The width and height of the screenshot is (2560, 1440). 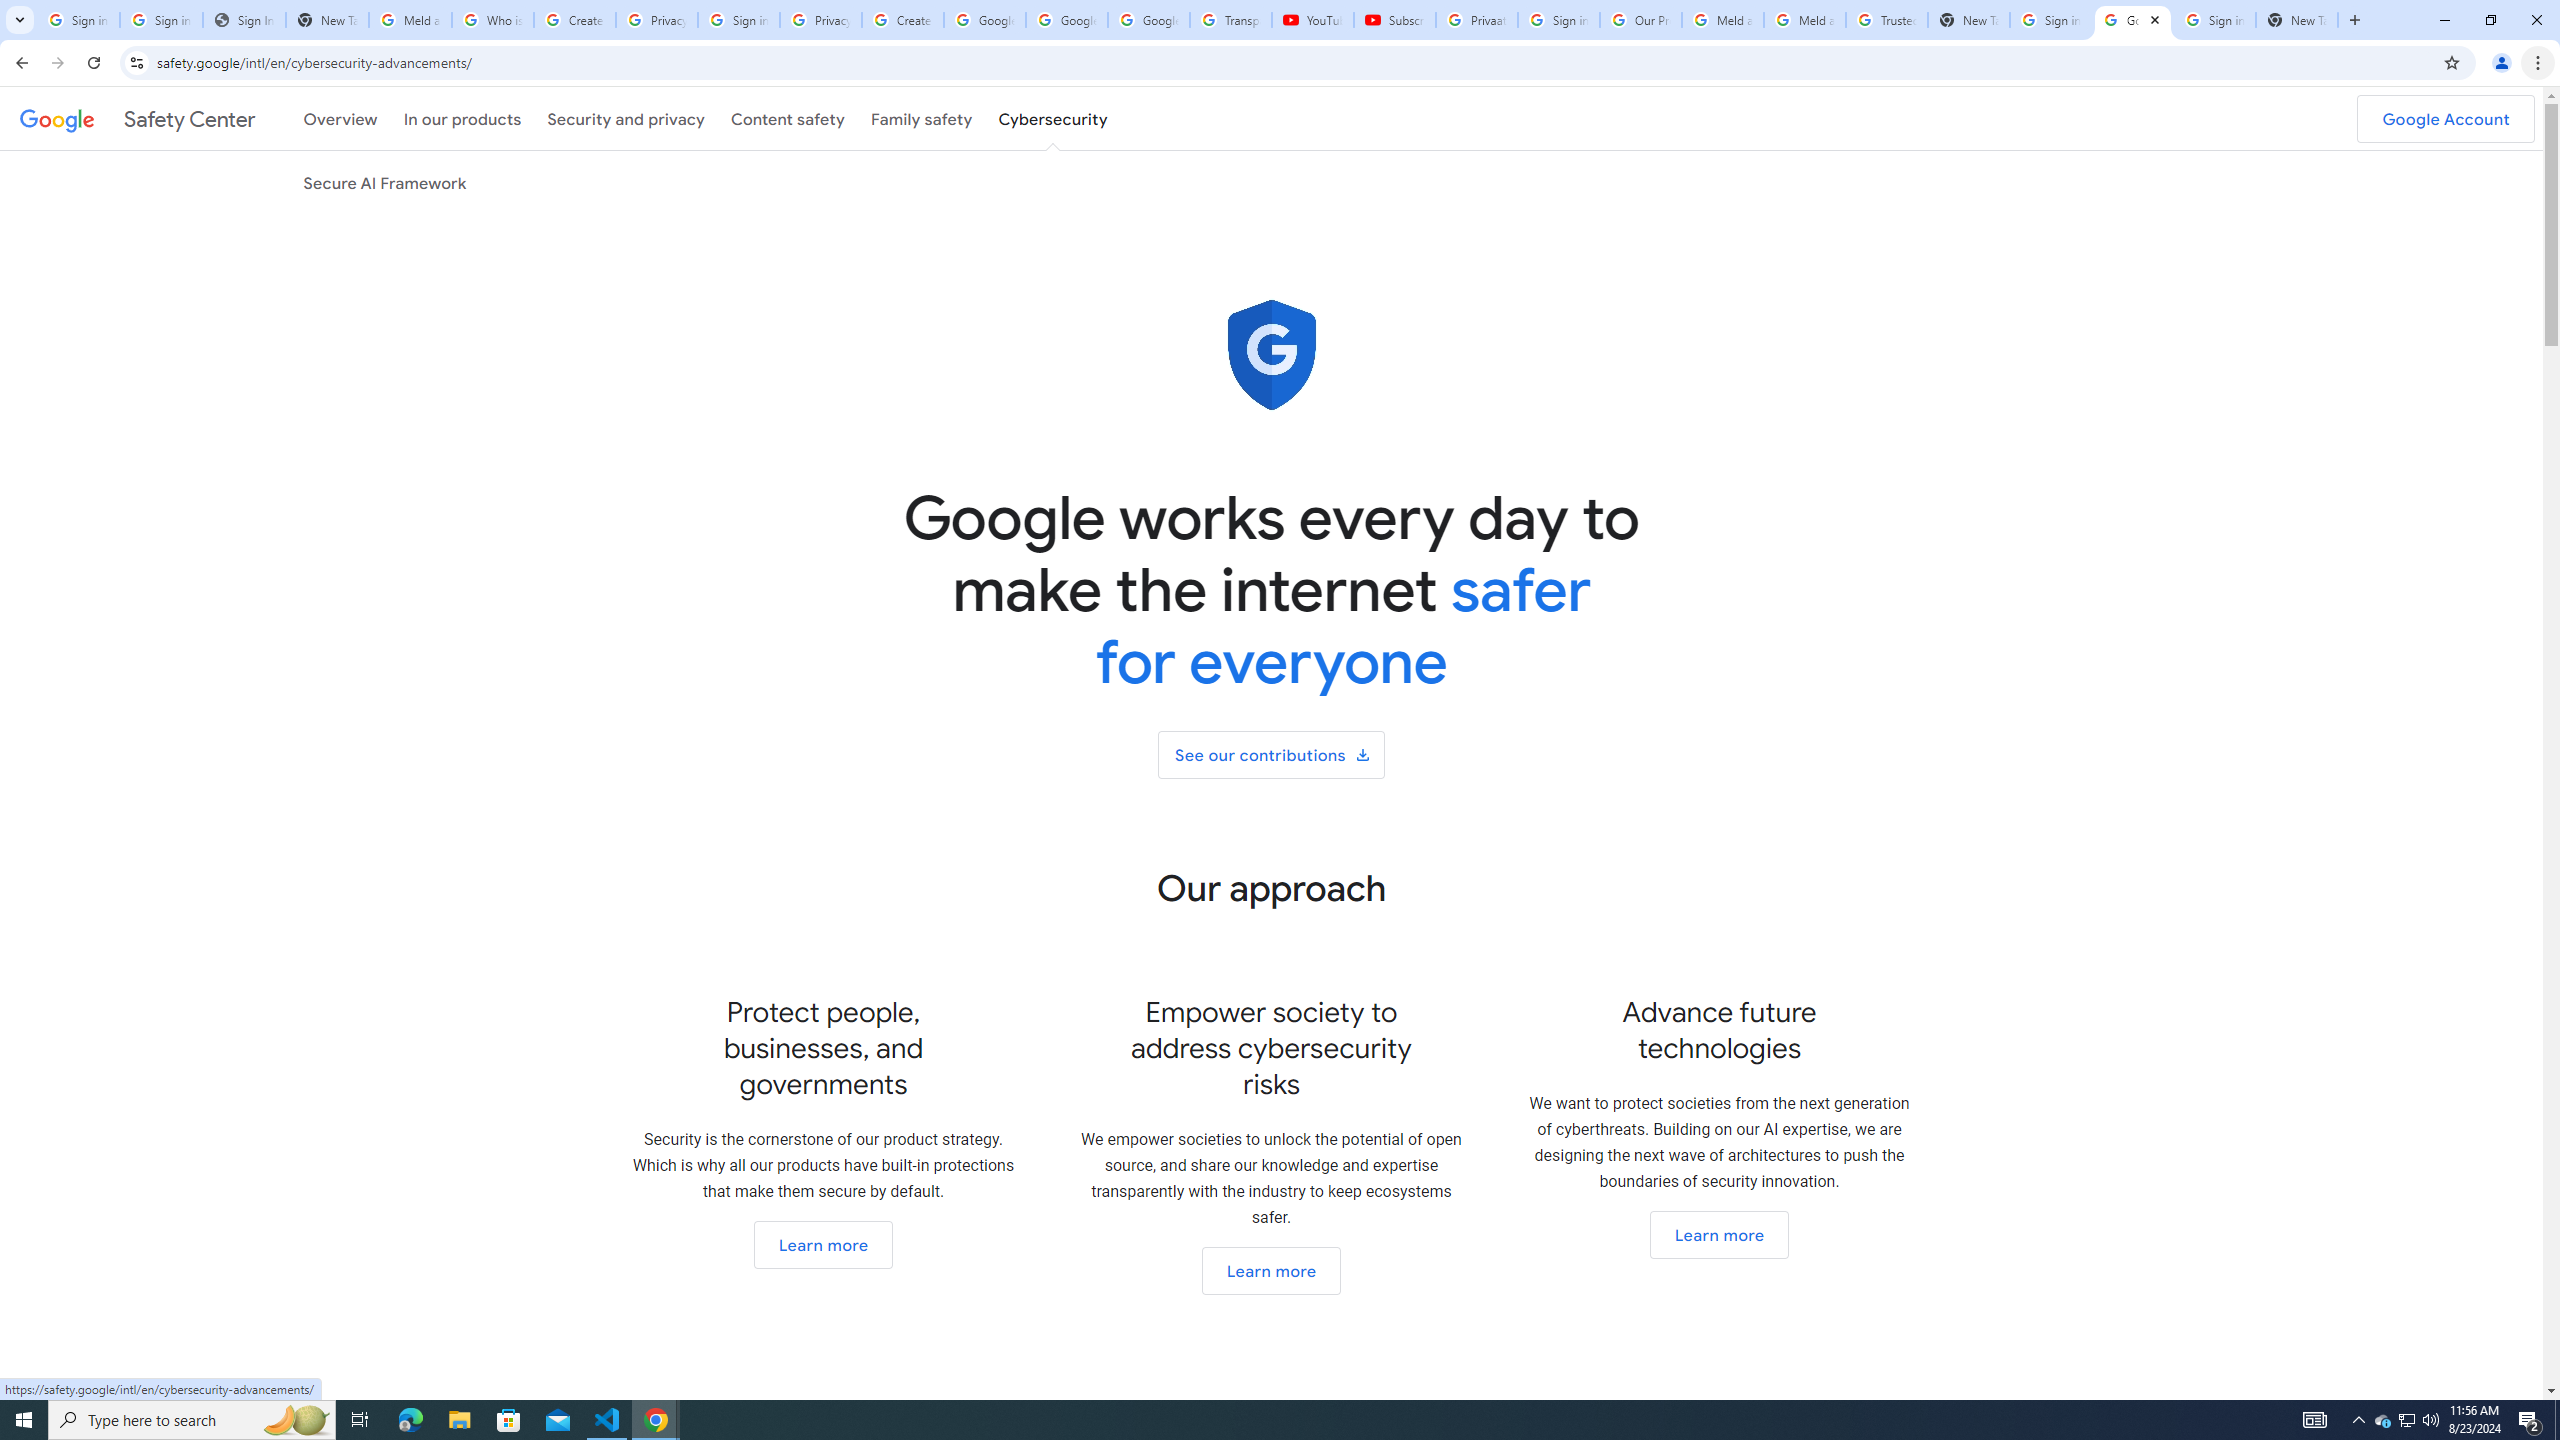 What do you see at coordinates (786, 118) in the screenshot?
I see `'Content safety'` at bounding box center [786, 118].